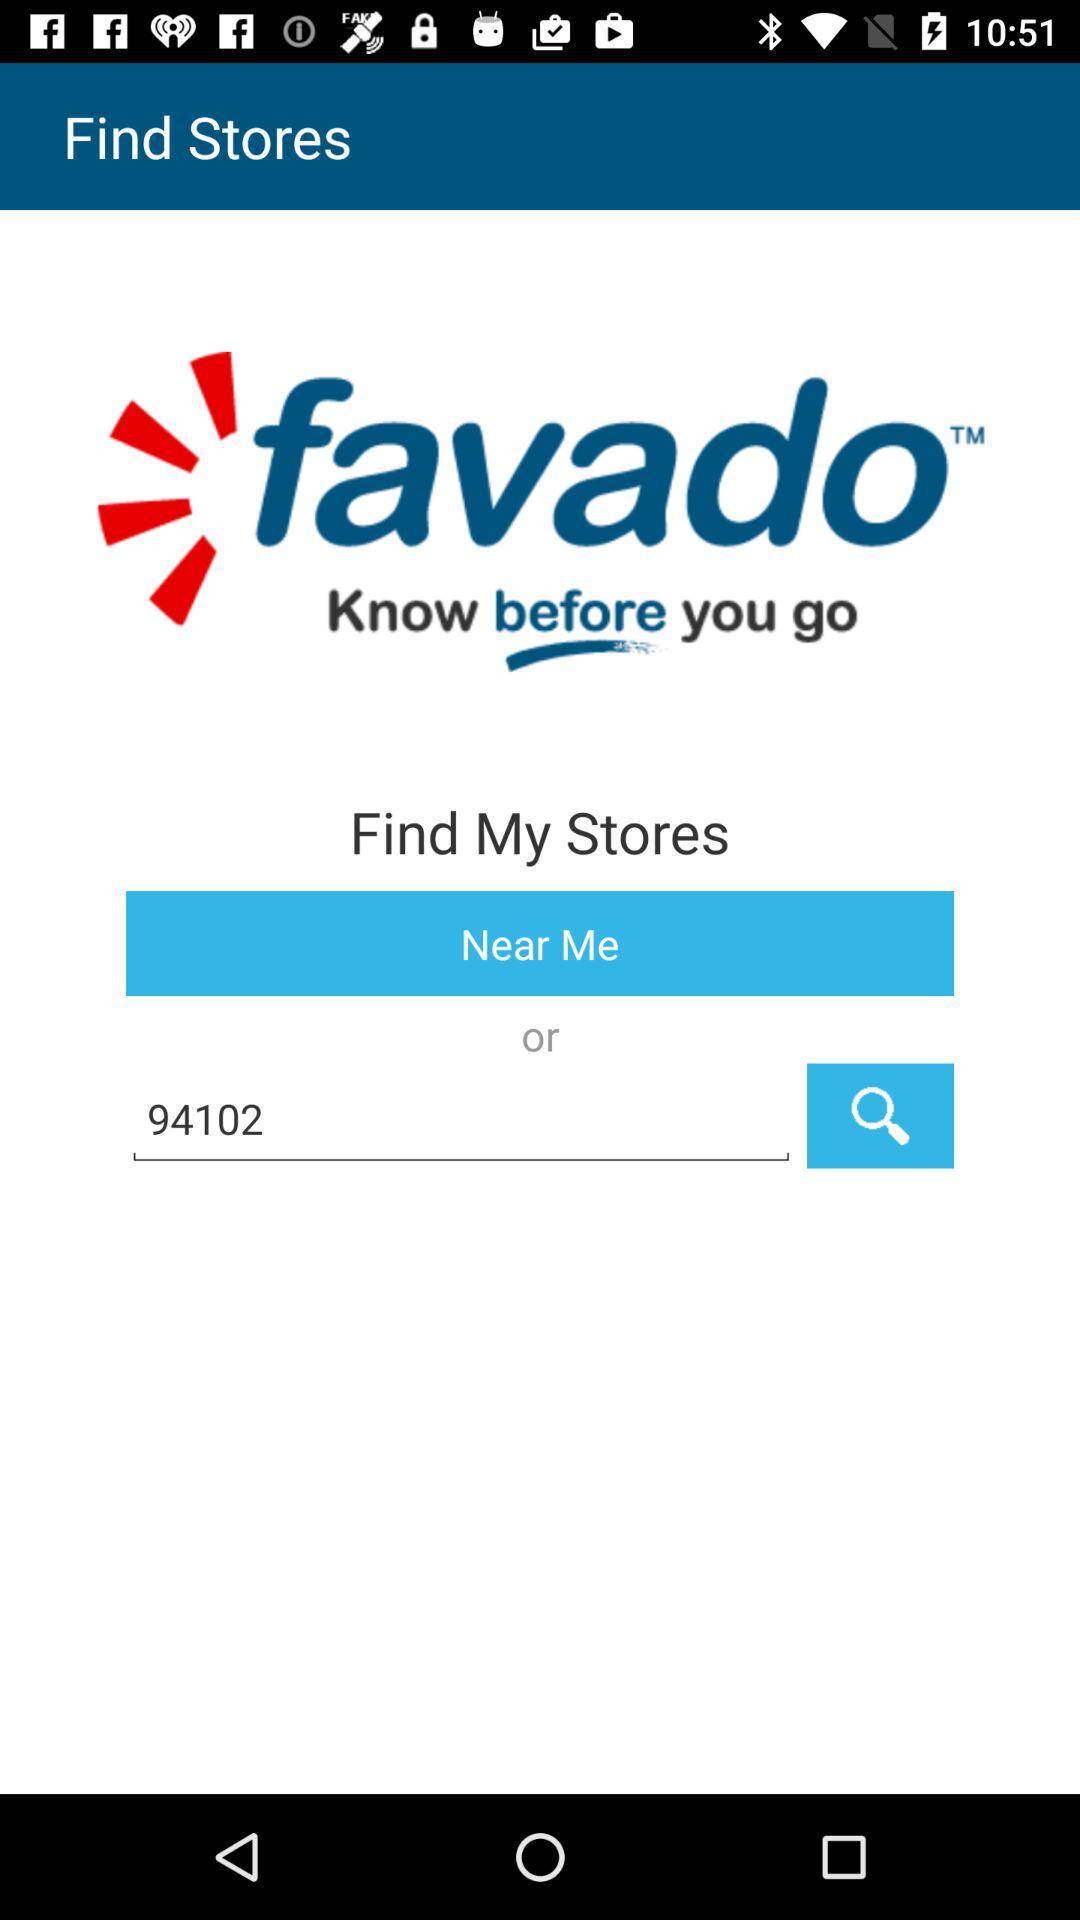 The height and width of the screenshot is (1920, 1080). I want to click on the icon next to the 94102, so click(879, 1115).